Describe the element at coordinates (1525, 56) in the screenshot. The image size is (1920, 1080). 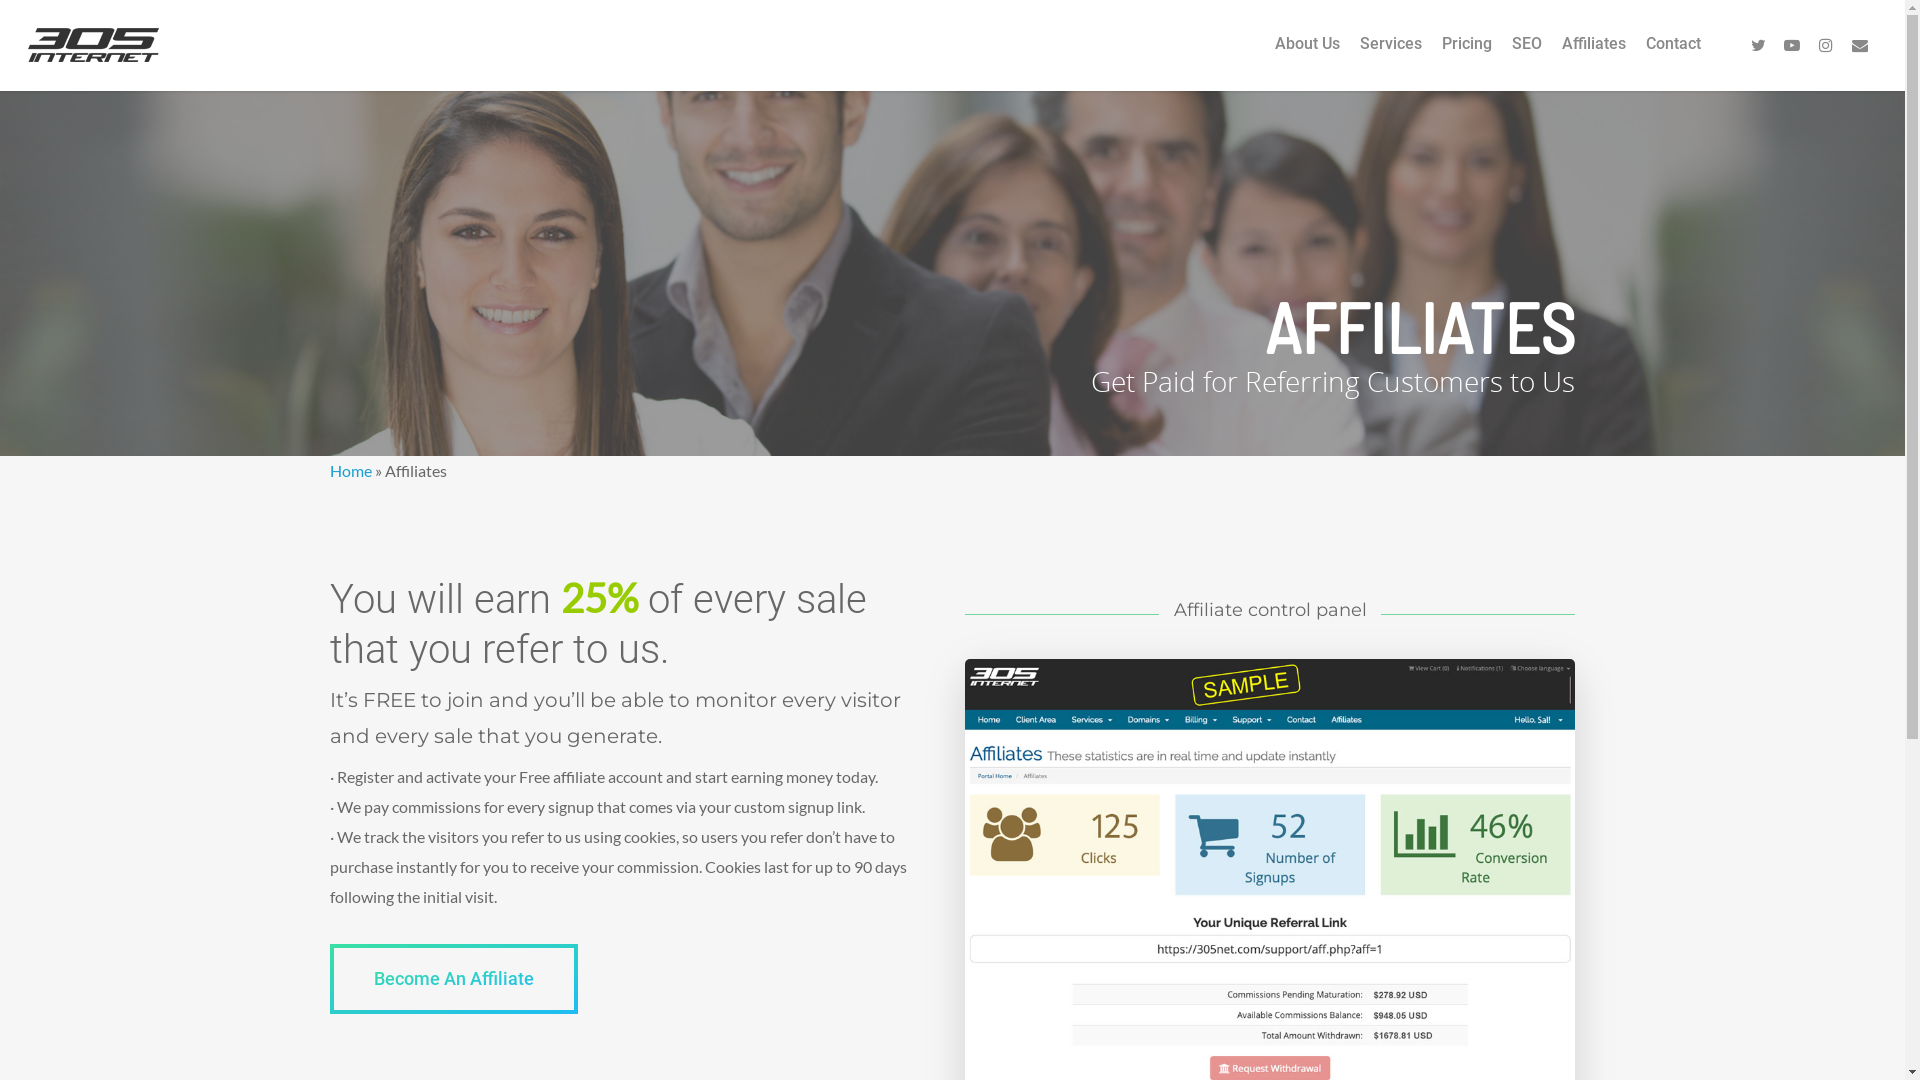
I see `'SEO'` at that location.